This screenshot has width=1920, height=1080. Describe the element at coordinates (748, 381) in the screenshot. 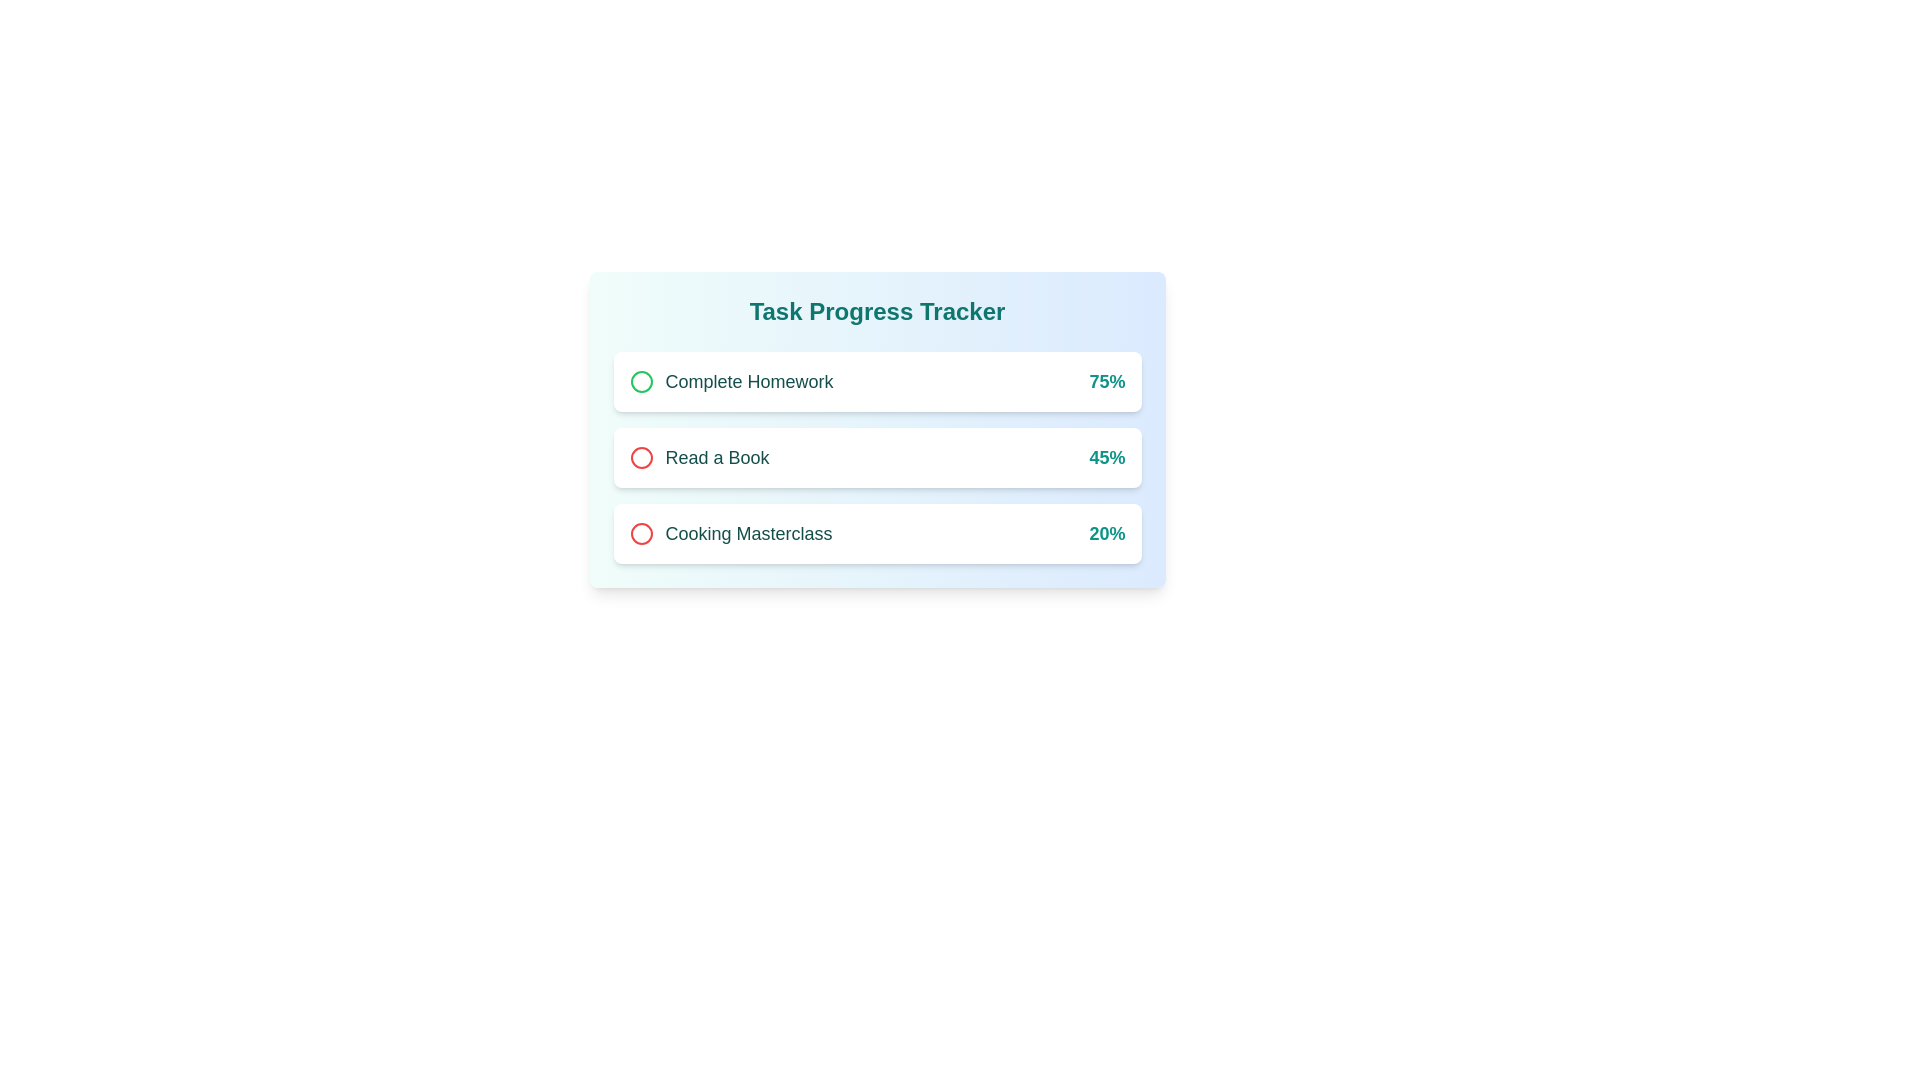

I see `the task name text label, which is the first item in a vertical list within a light blue card, located to the right of a green circular icon and to the left of a percentage indicator, to interact with surrounding elements in the interface` at that location.